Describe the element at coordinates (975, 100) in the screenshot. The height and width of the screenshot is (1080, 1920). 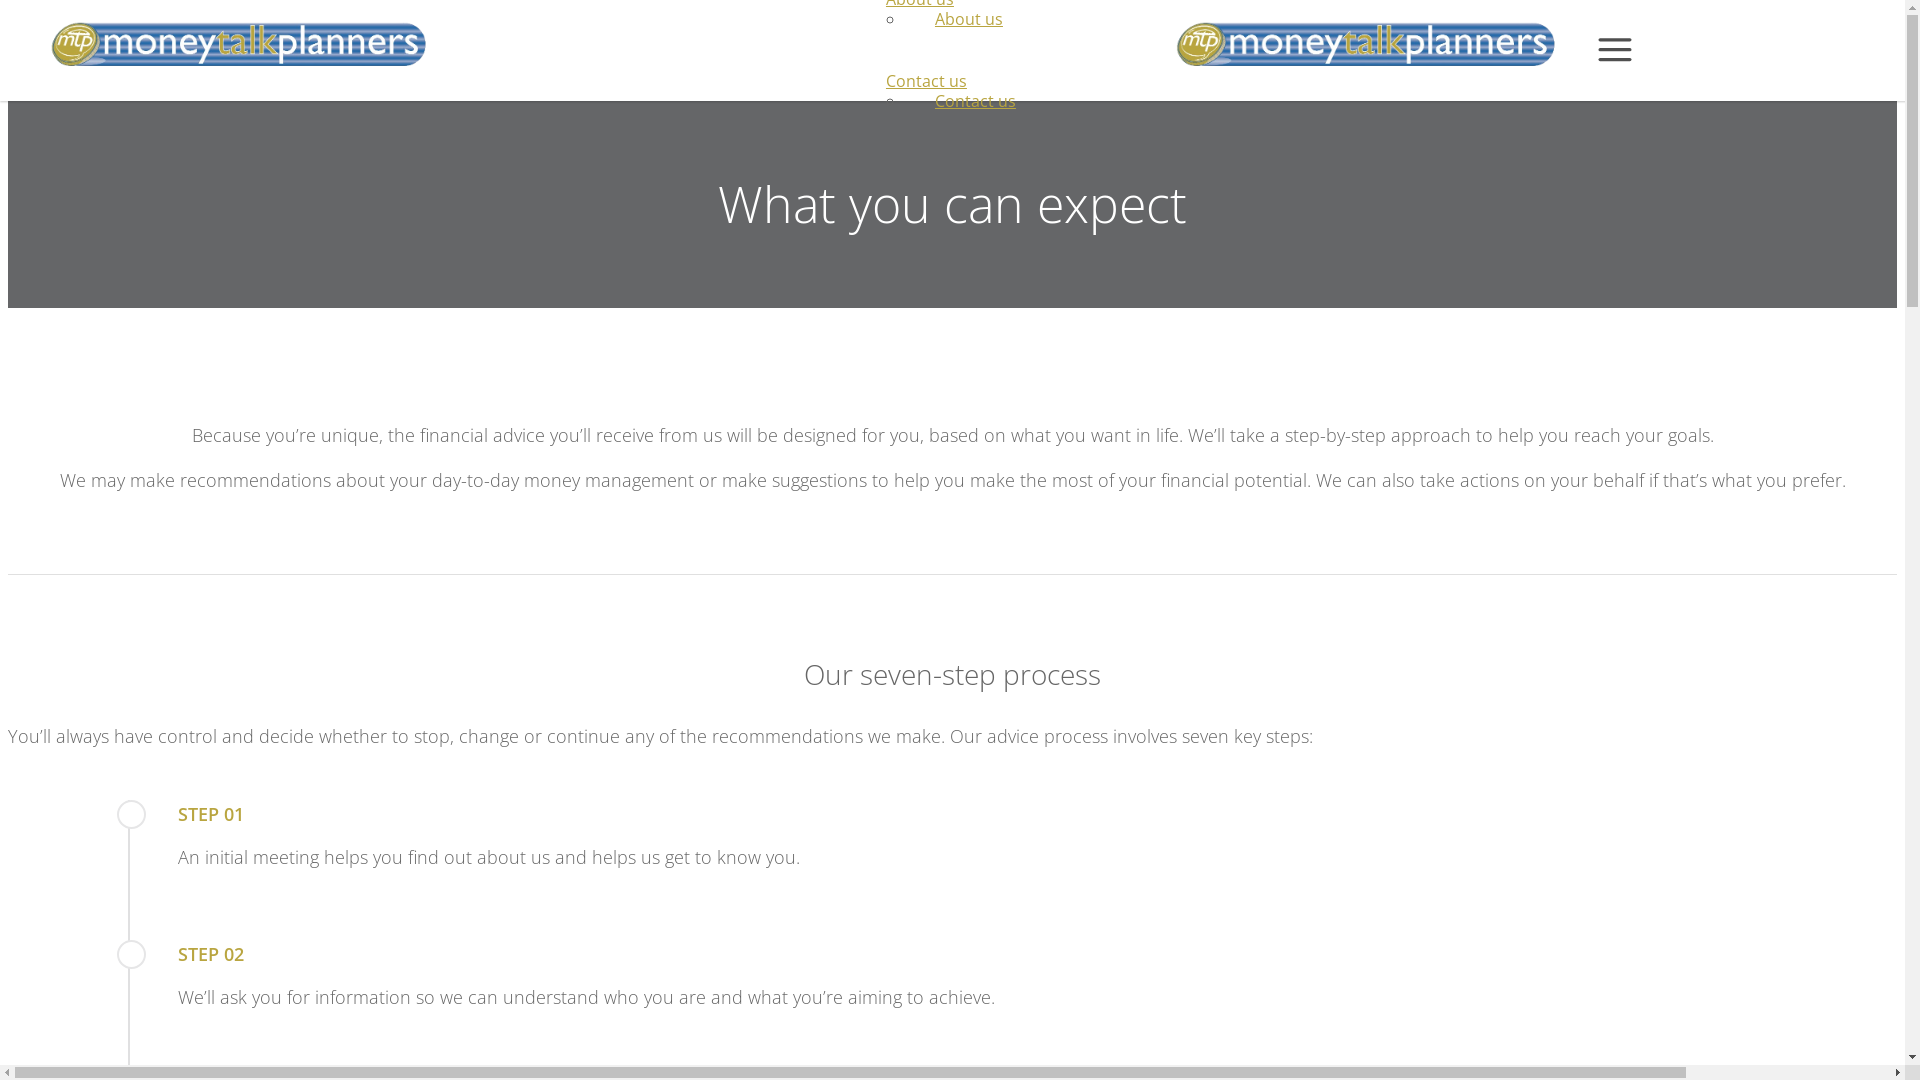
I see `'Contact us'` at that location.